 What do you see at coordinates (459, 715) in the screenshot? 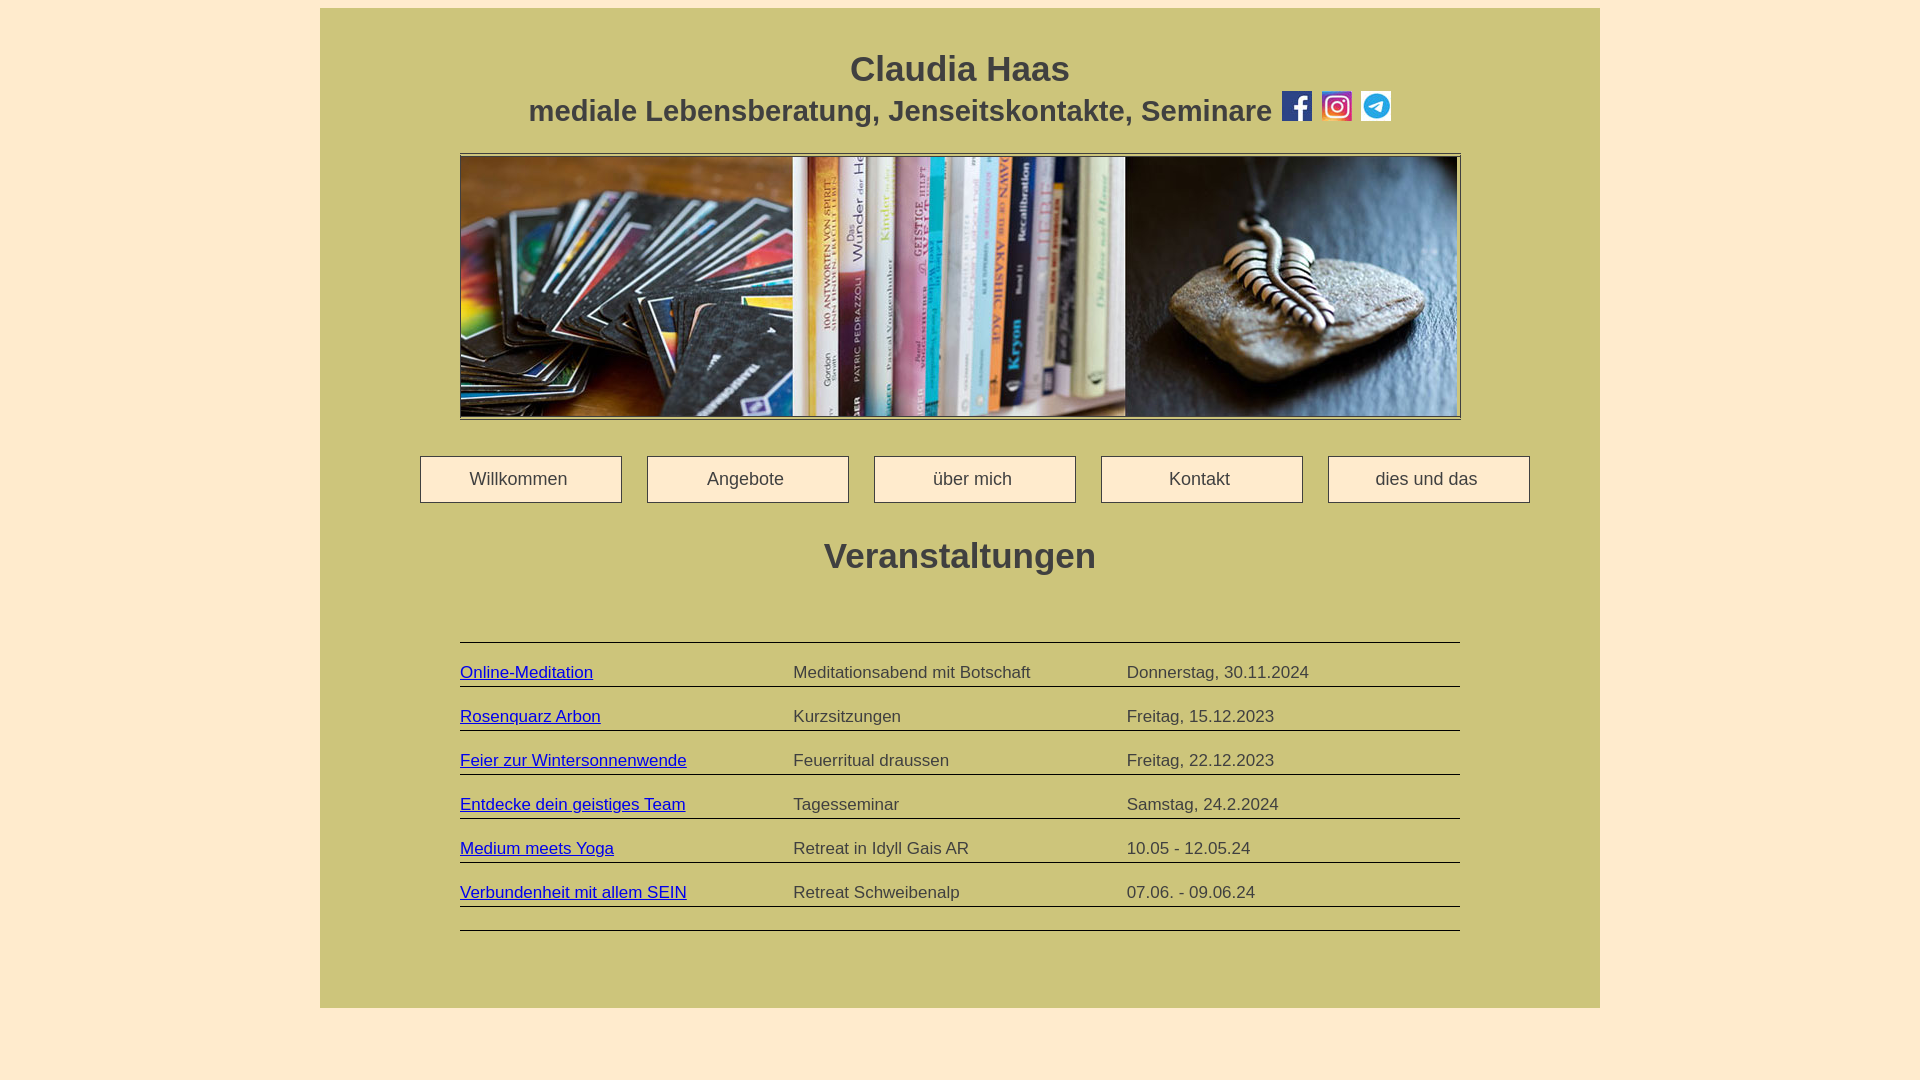
I see `'Rosenquarz Arbon'` at bounding box center [459, 715].